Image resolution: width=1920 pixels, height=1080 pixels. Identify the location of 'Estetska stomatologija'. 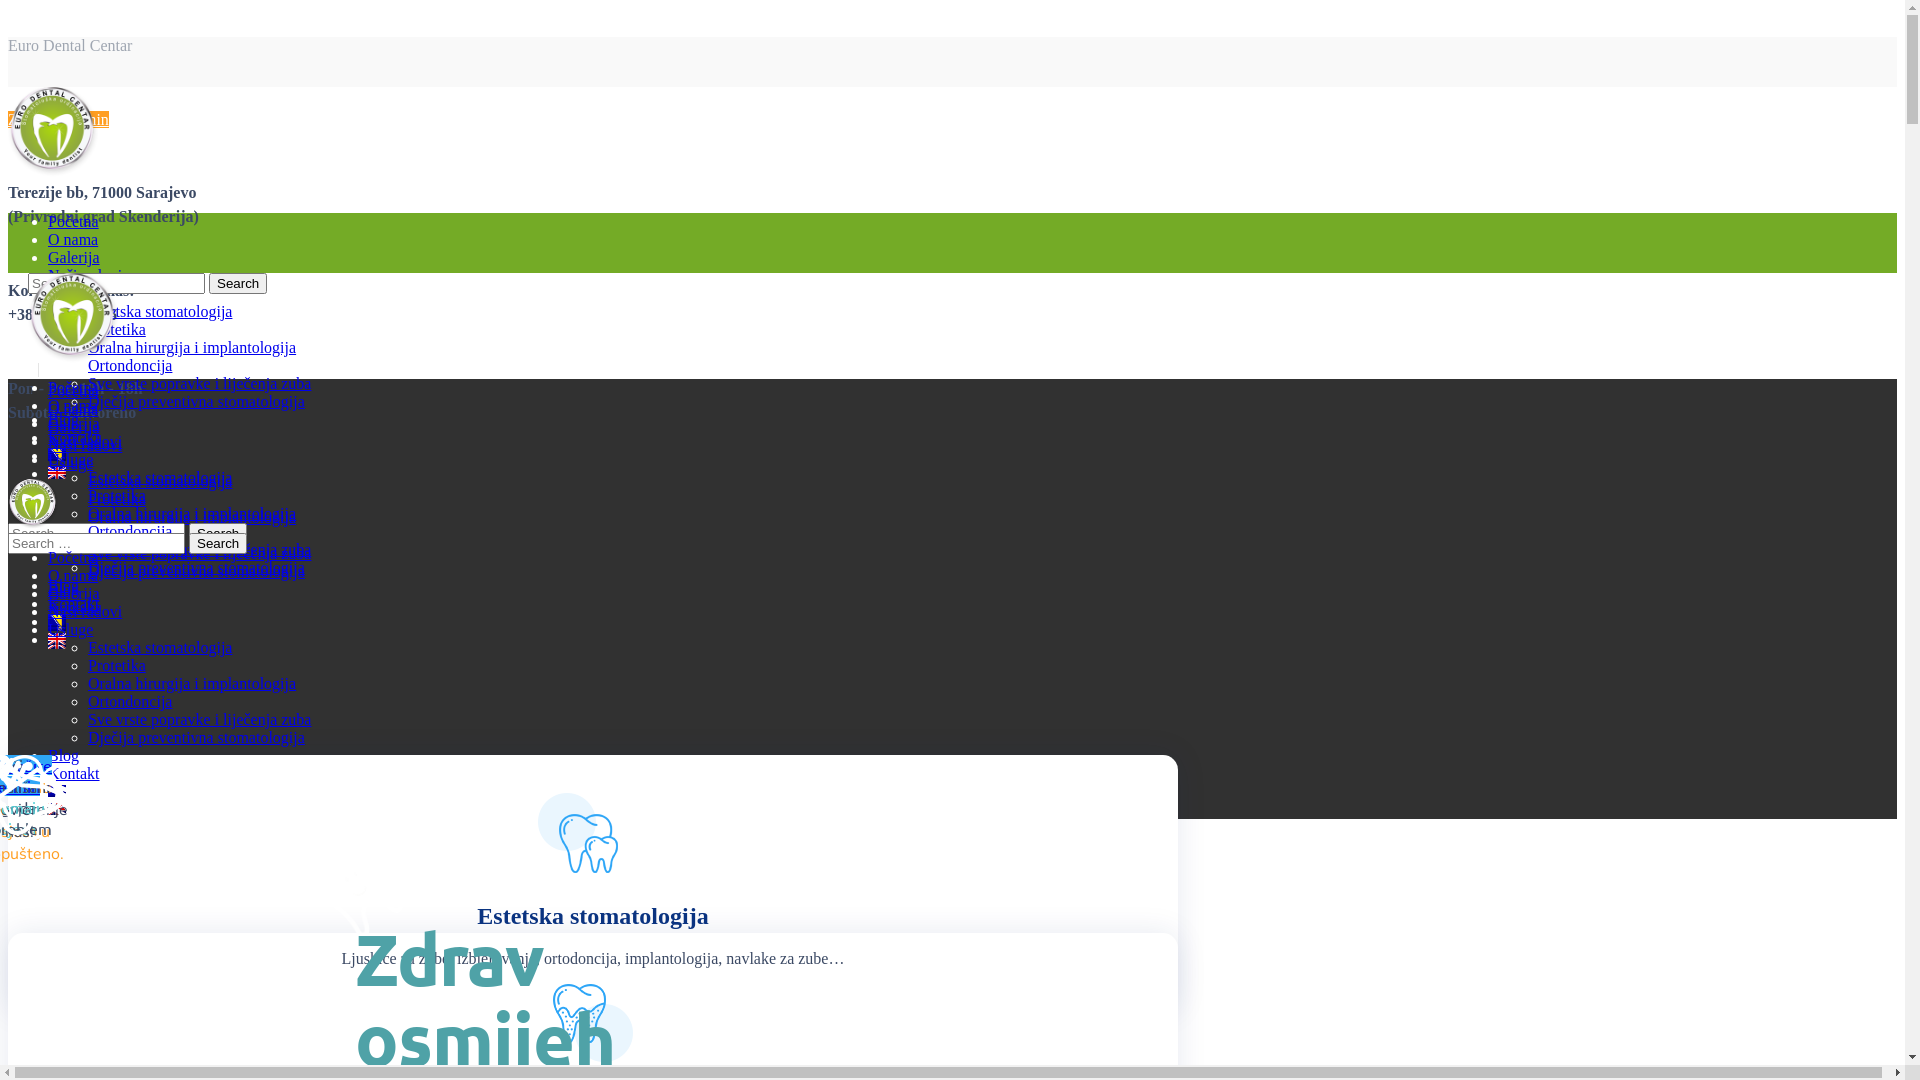
(158, 647).